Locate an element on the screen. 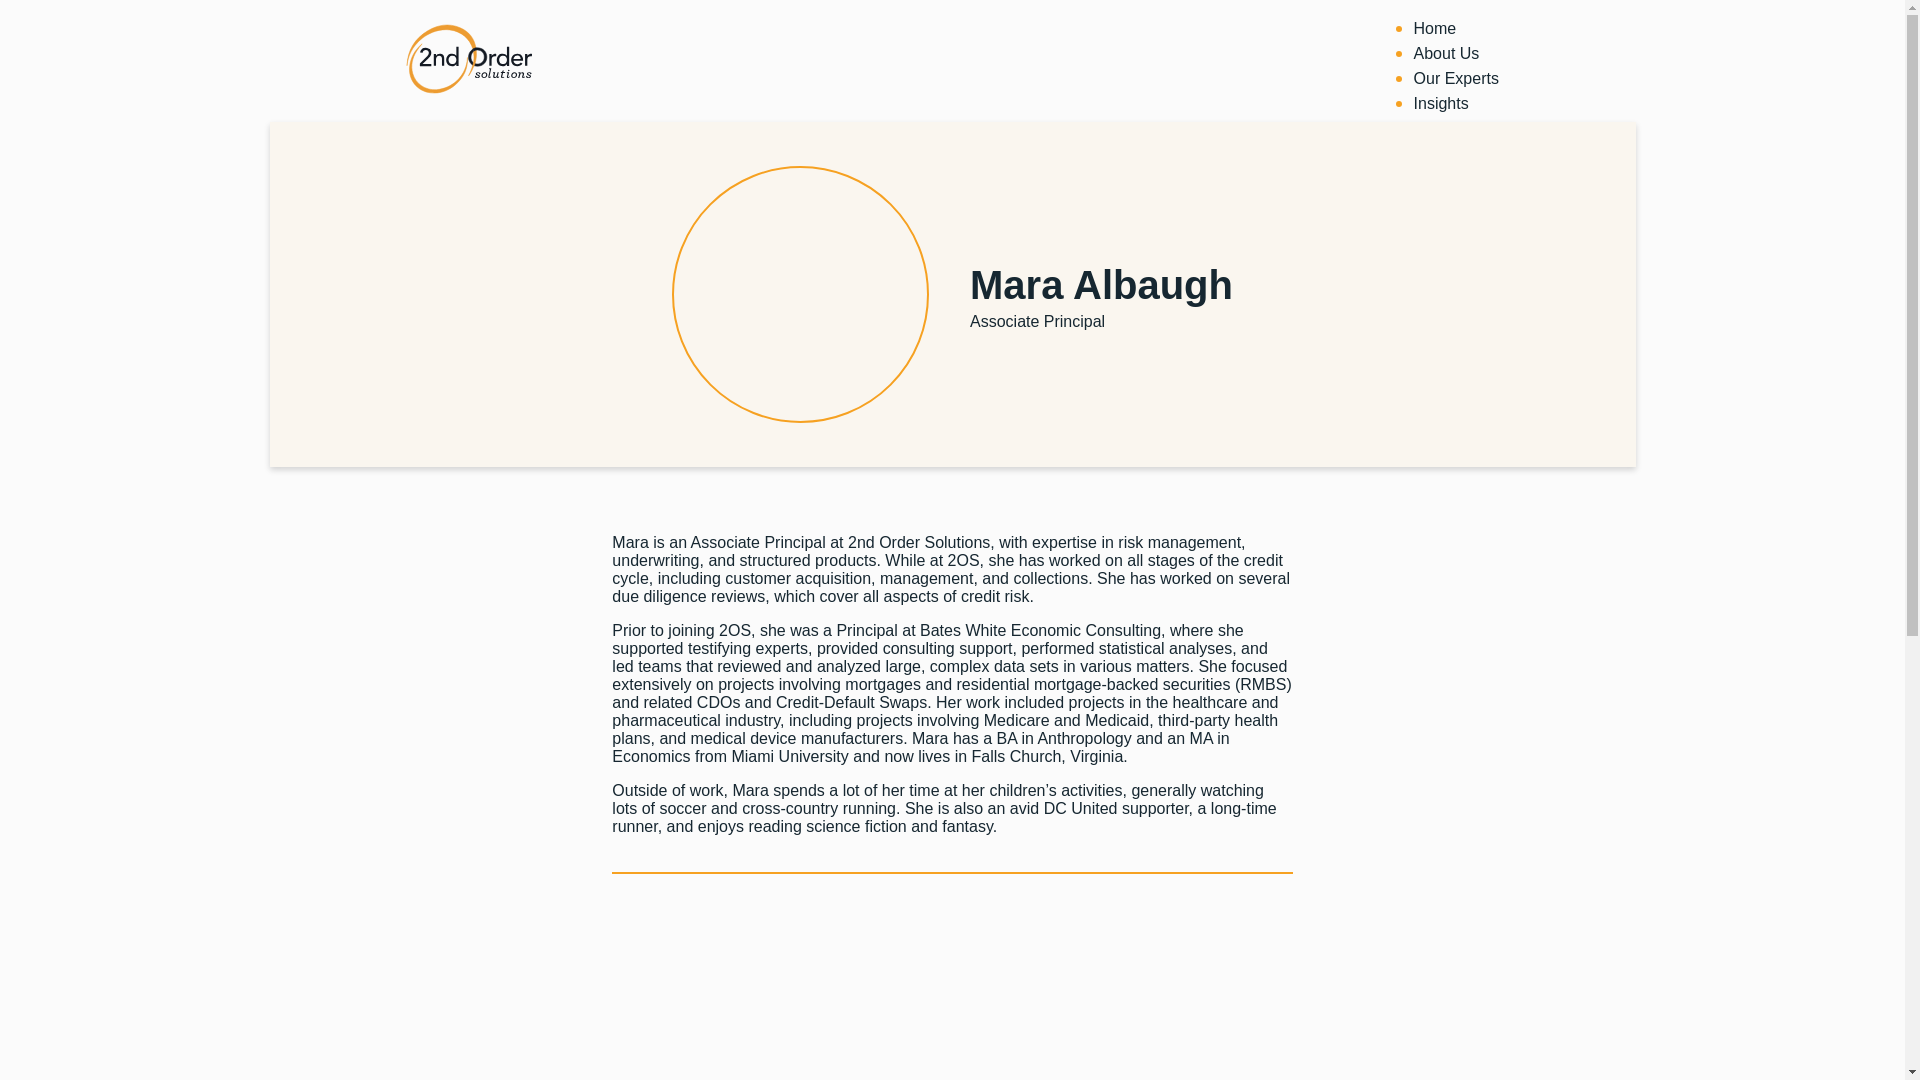  'Contact' is located at coordinates (1441, 152).